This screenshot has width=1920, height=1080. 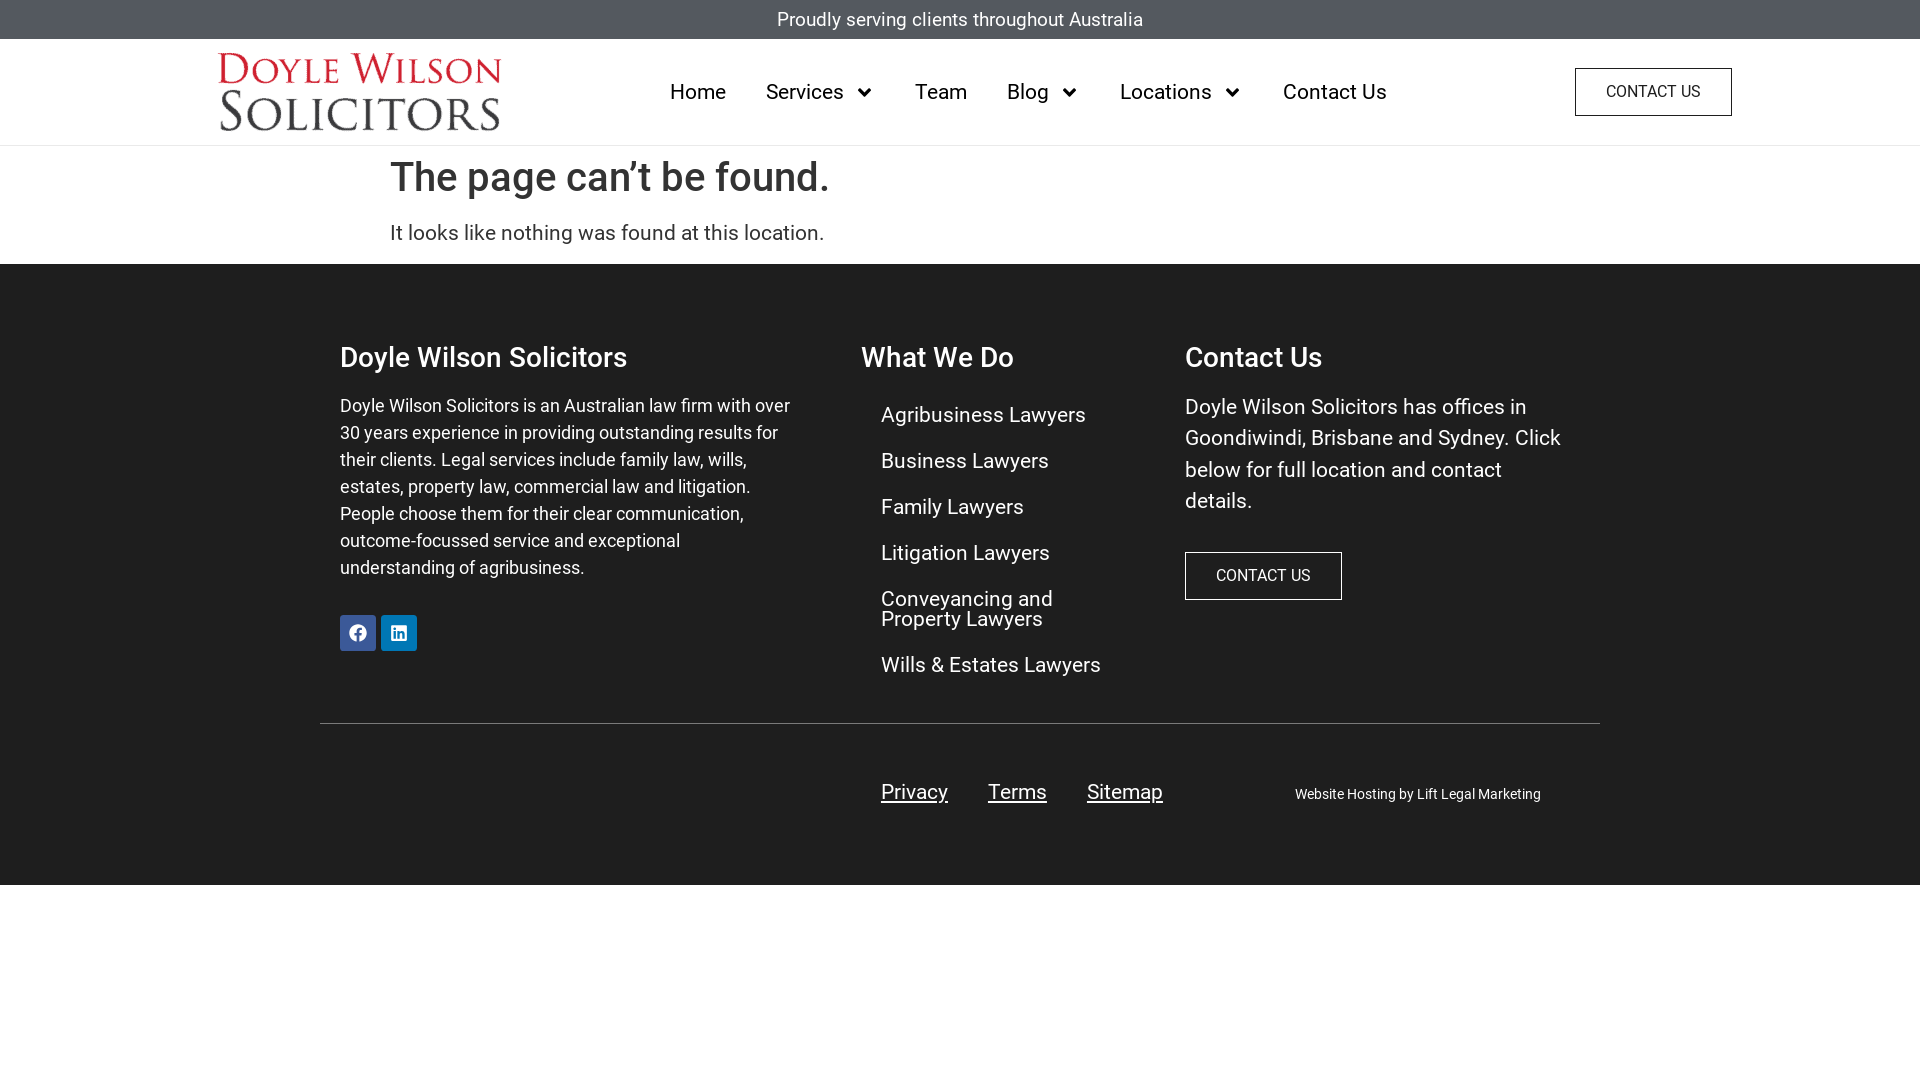 What do you see at coordinates (744, 91) in the screenshot?
I see `'Services'` at bounding box center [744, 91].